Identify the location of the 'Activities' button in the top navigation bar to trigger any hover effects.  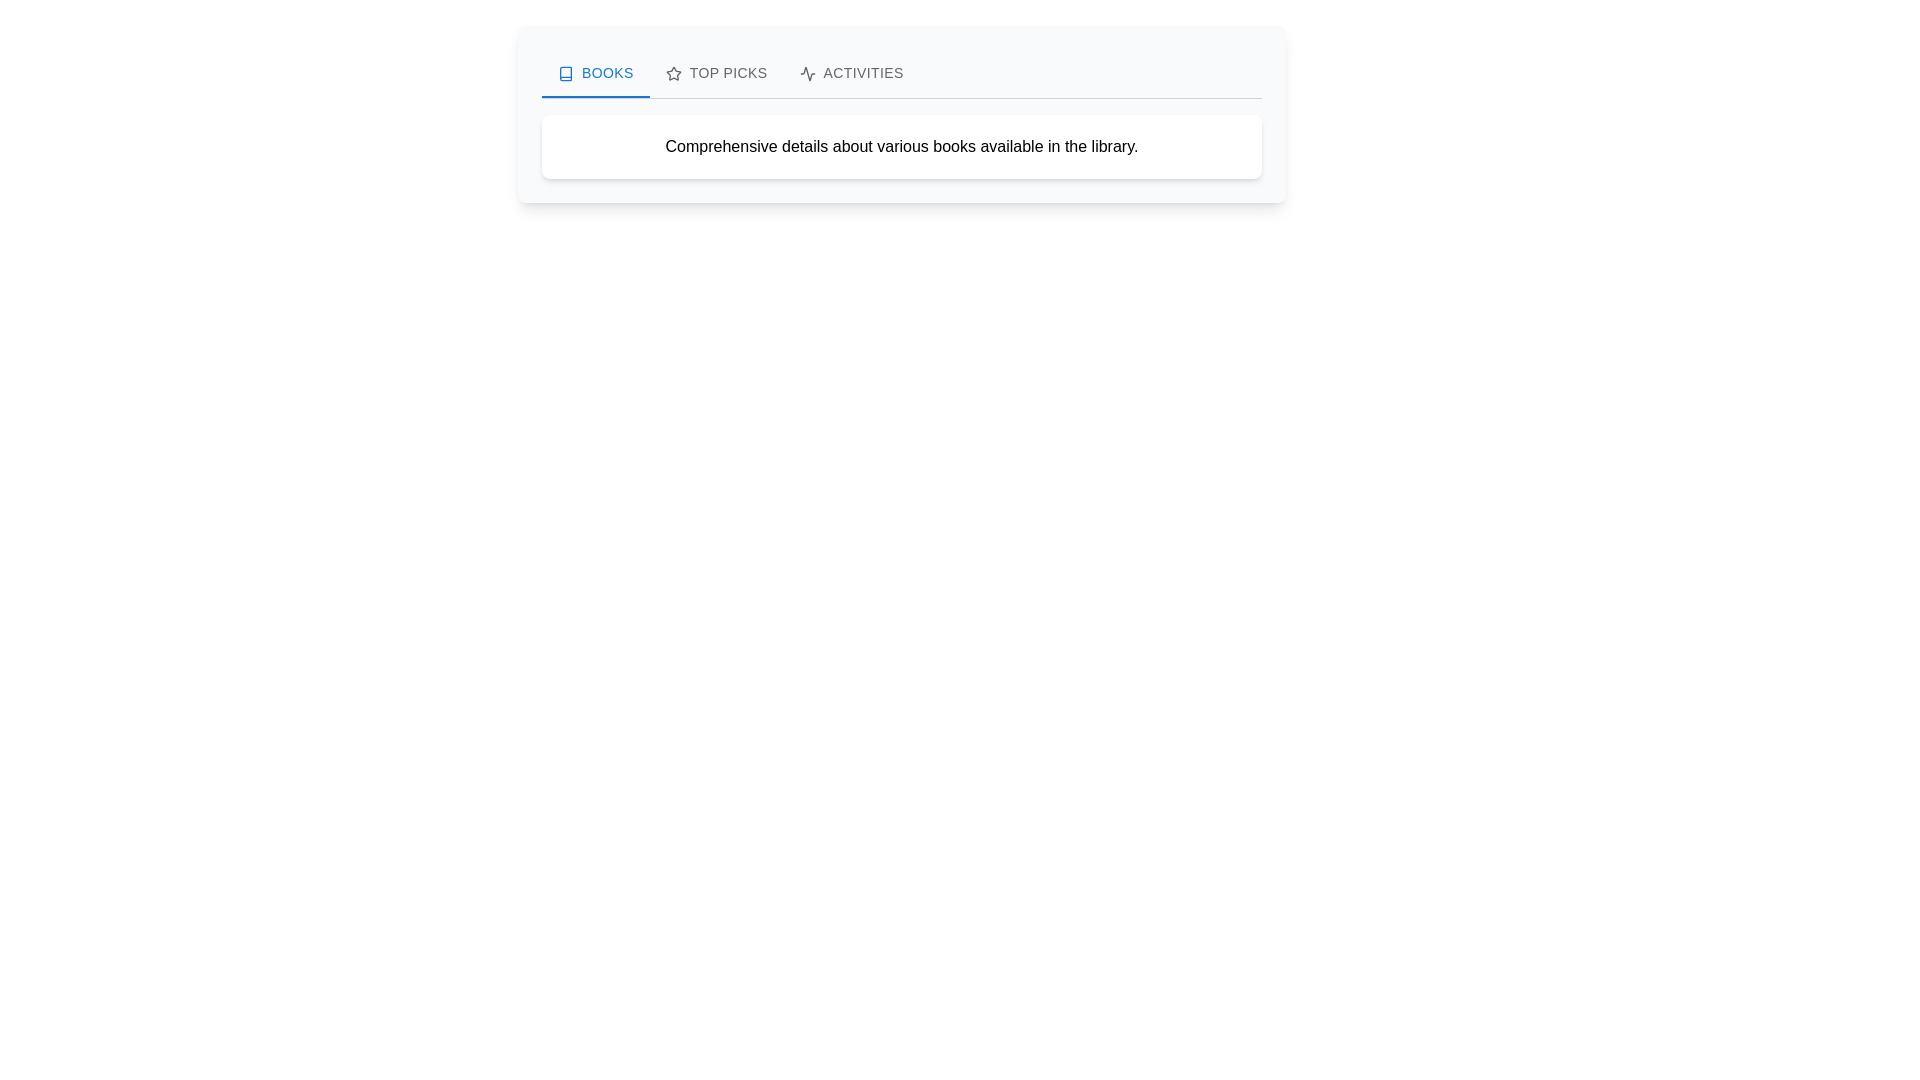
(851, 72).